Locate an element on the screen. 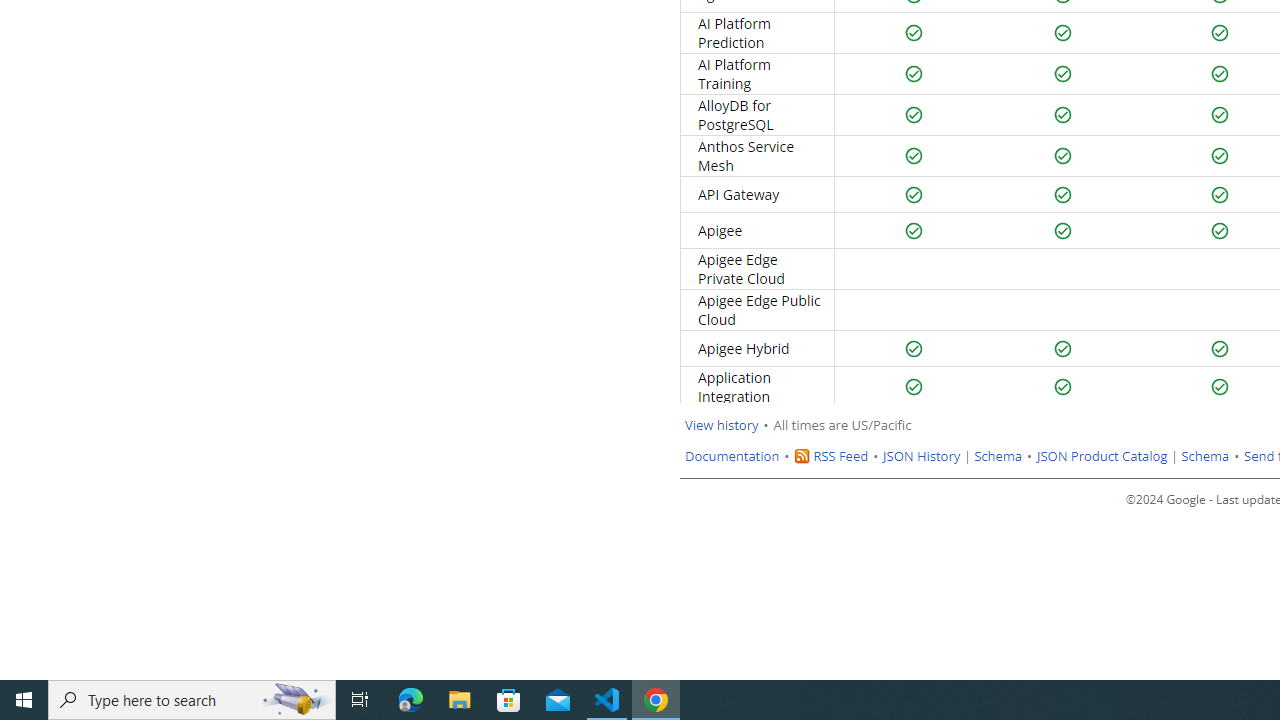  'JSON Product Catalog' is located at coordinates (1100, 456).